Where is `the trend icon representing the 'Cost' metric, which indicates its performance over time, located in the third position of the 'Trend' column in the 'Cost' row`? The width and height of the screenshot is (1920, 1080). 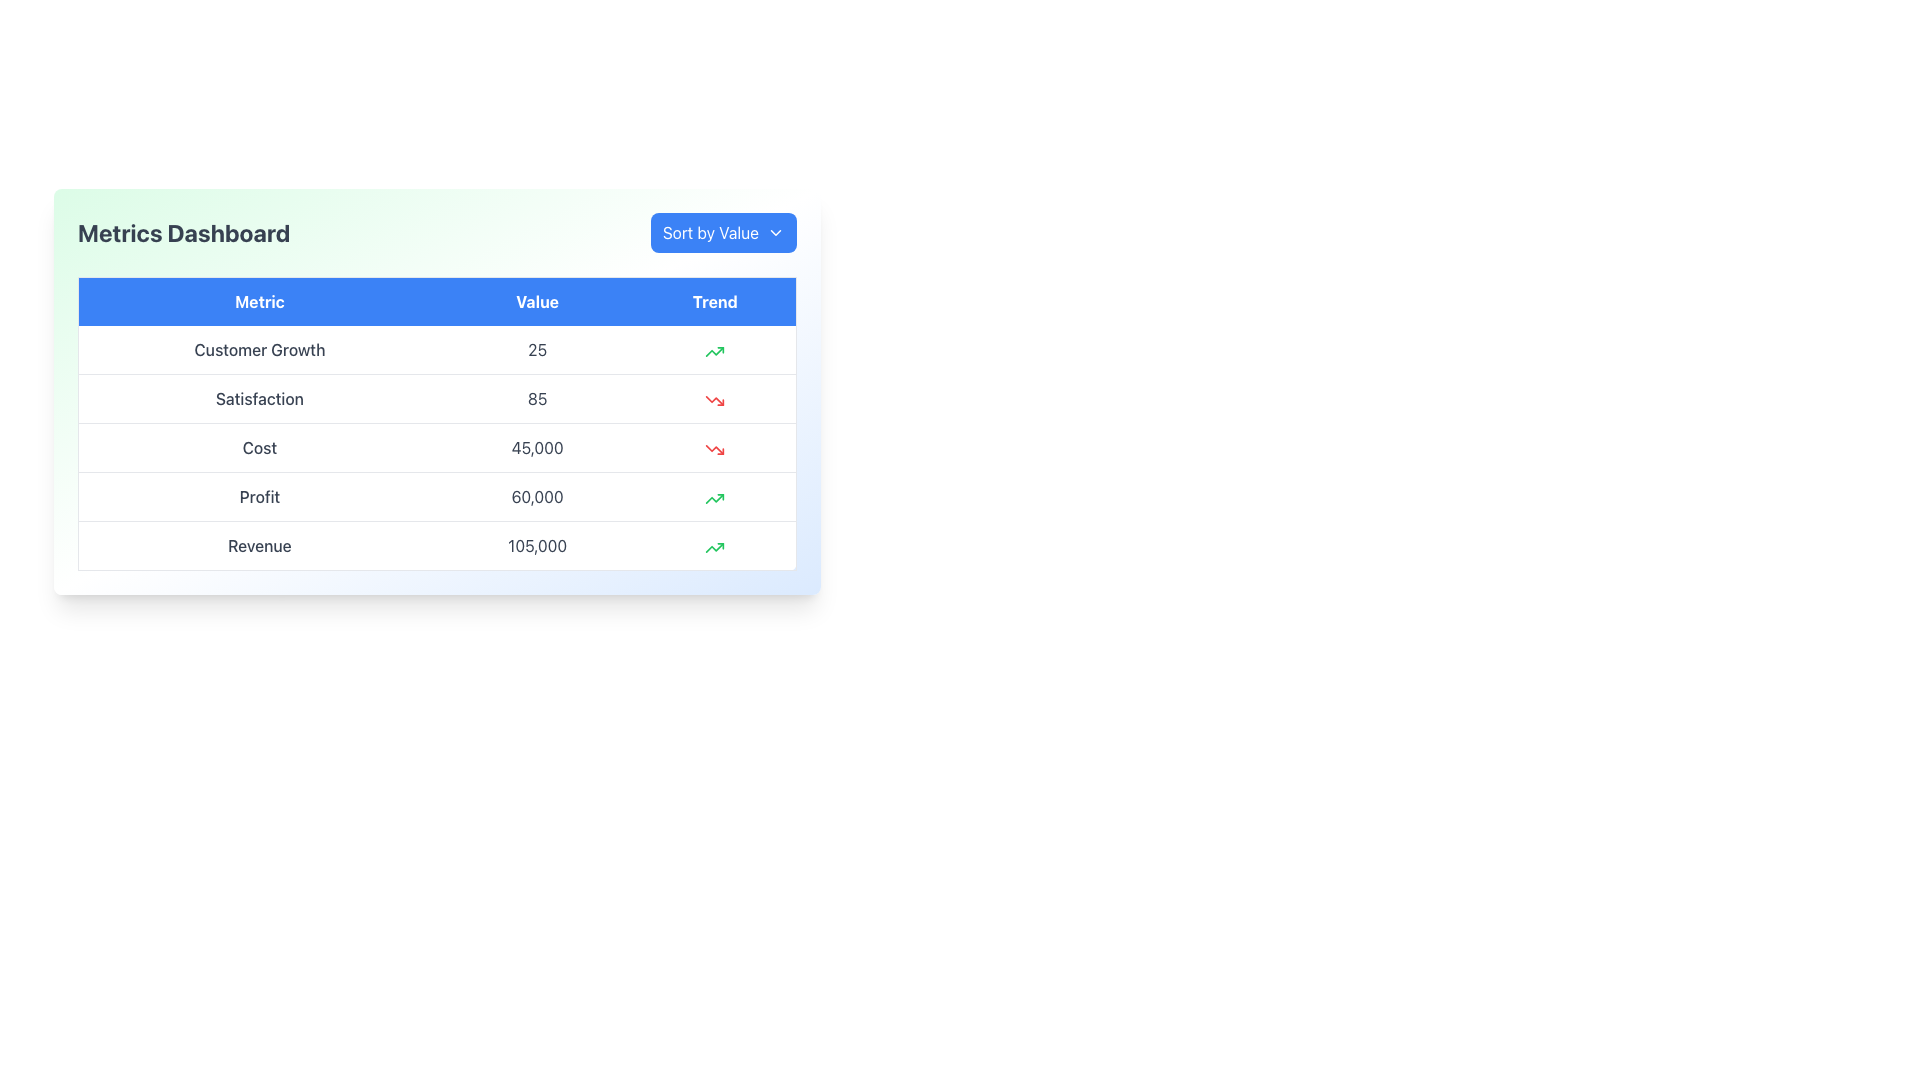 the trend icon representing the 'Cost' metric, which indicates its performance over time, located in the third position of the 'Trend' column in the 'Cost' row is located at coordinates (715, 446).